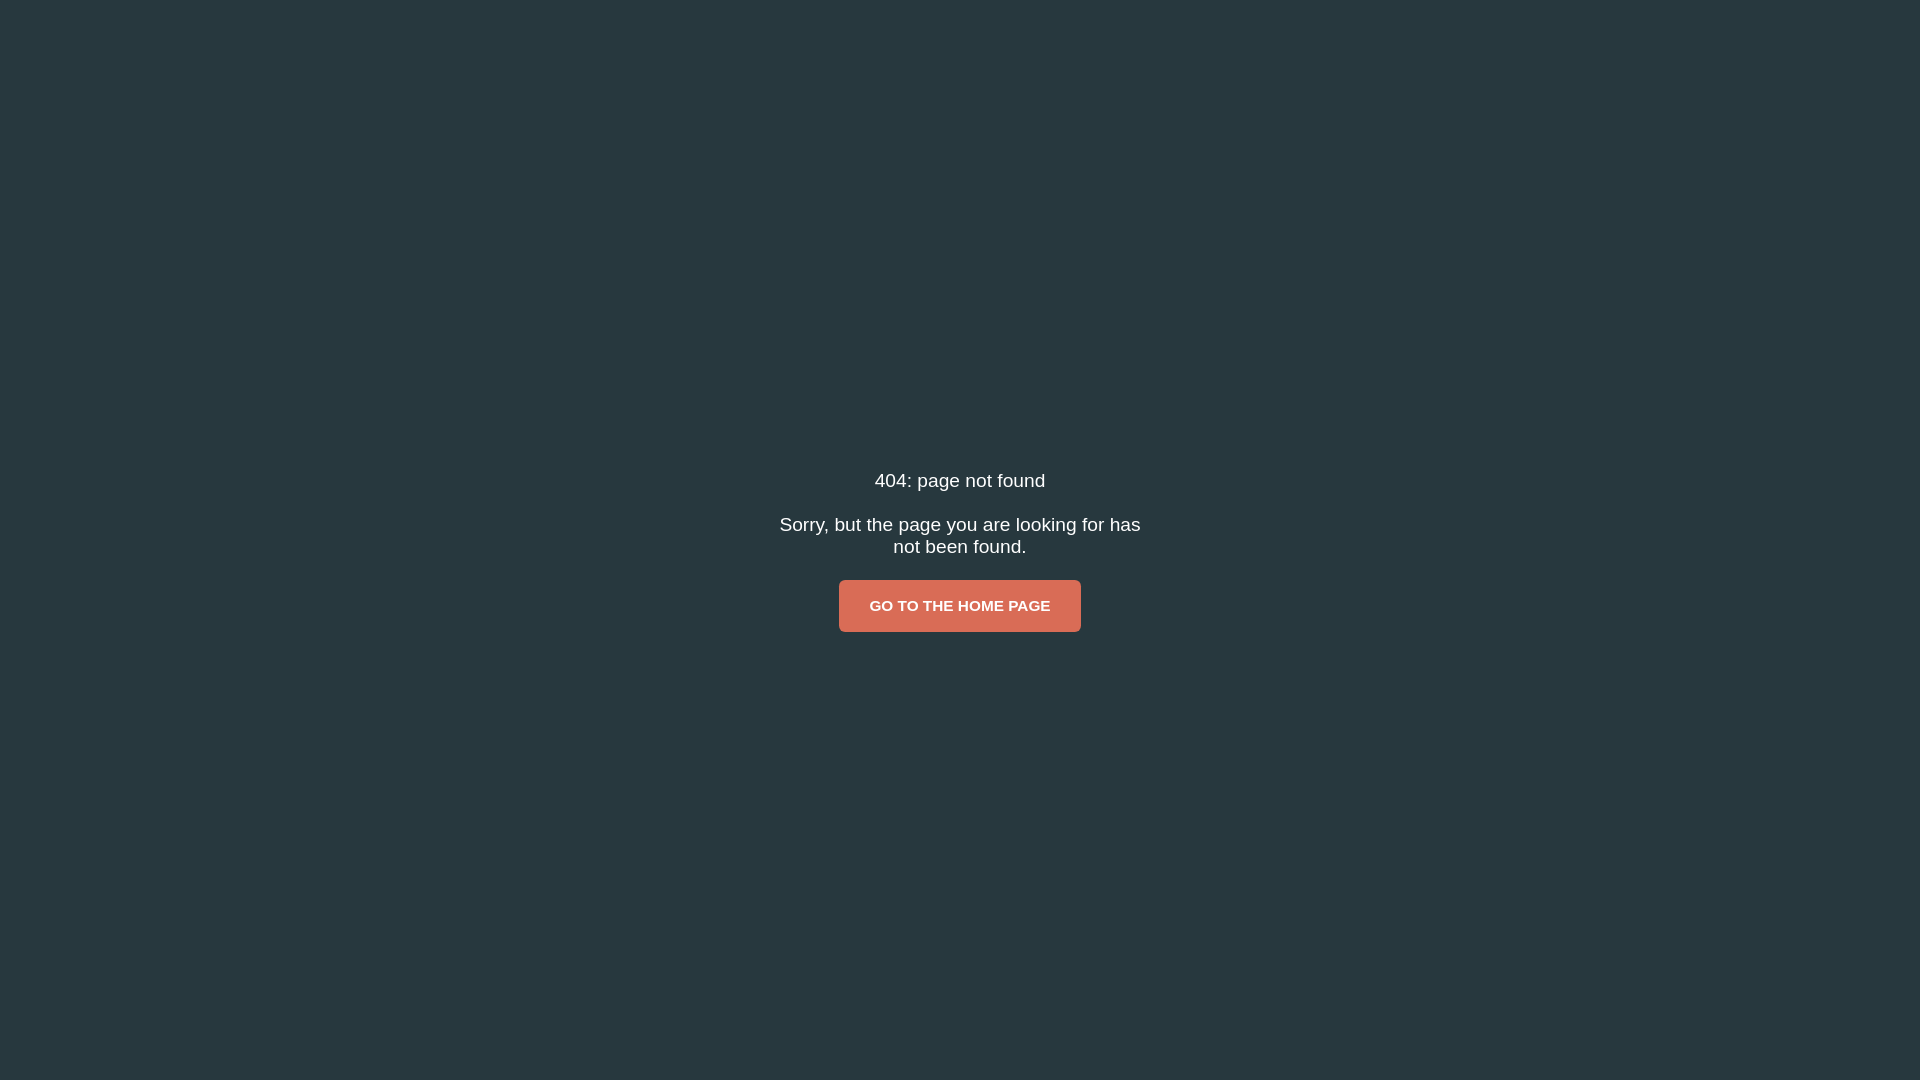  What do you see at coordinates (960, 604) in the screenshot?
I see `'GO TO THE HOME PAGE'` at bounding box center [960, 604].